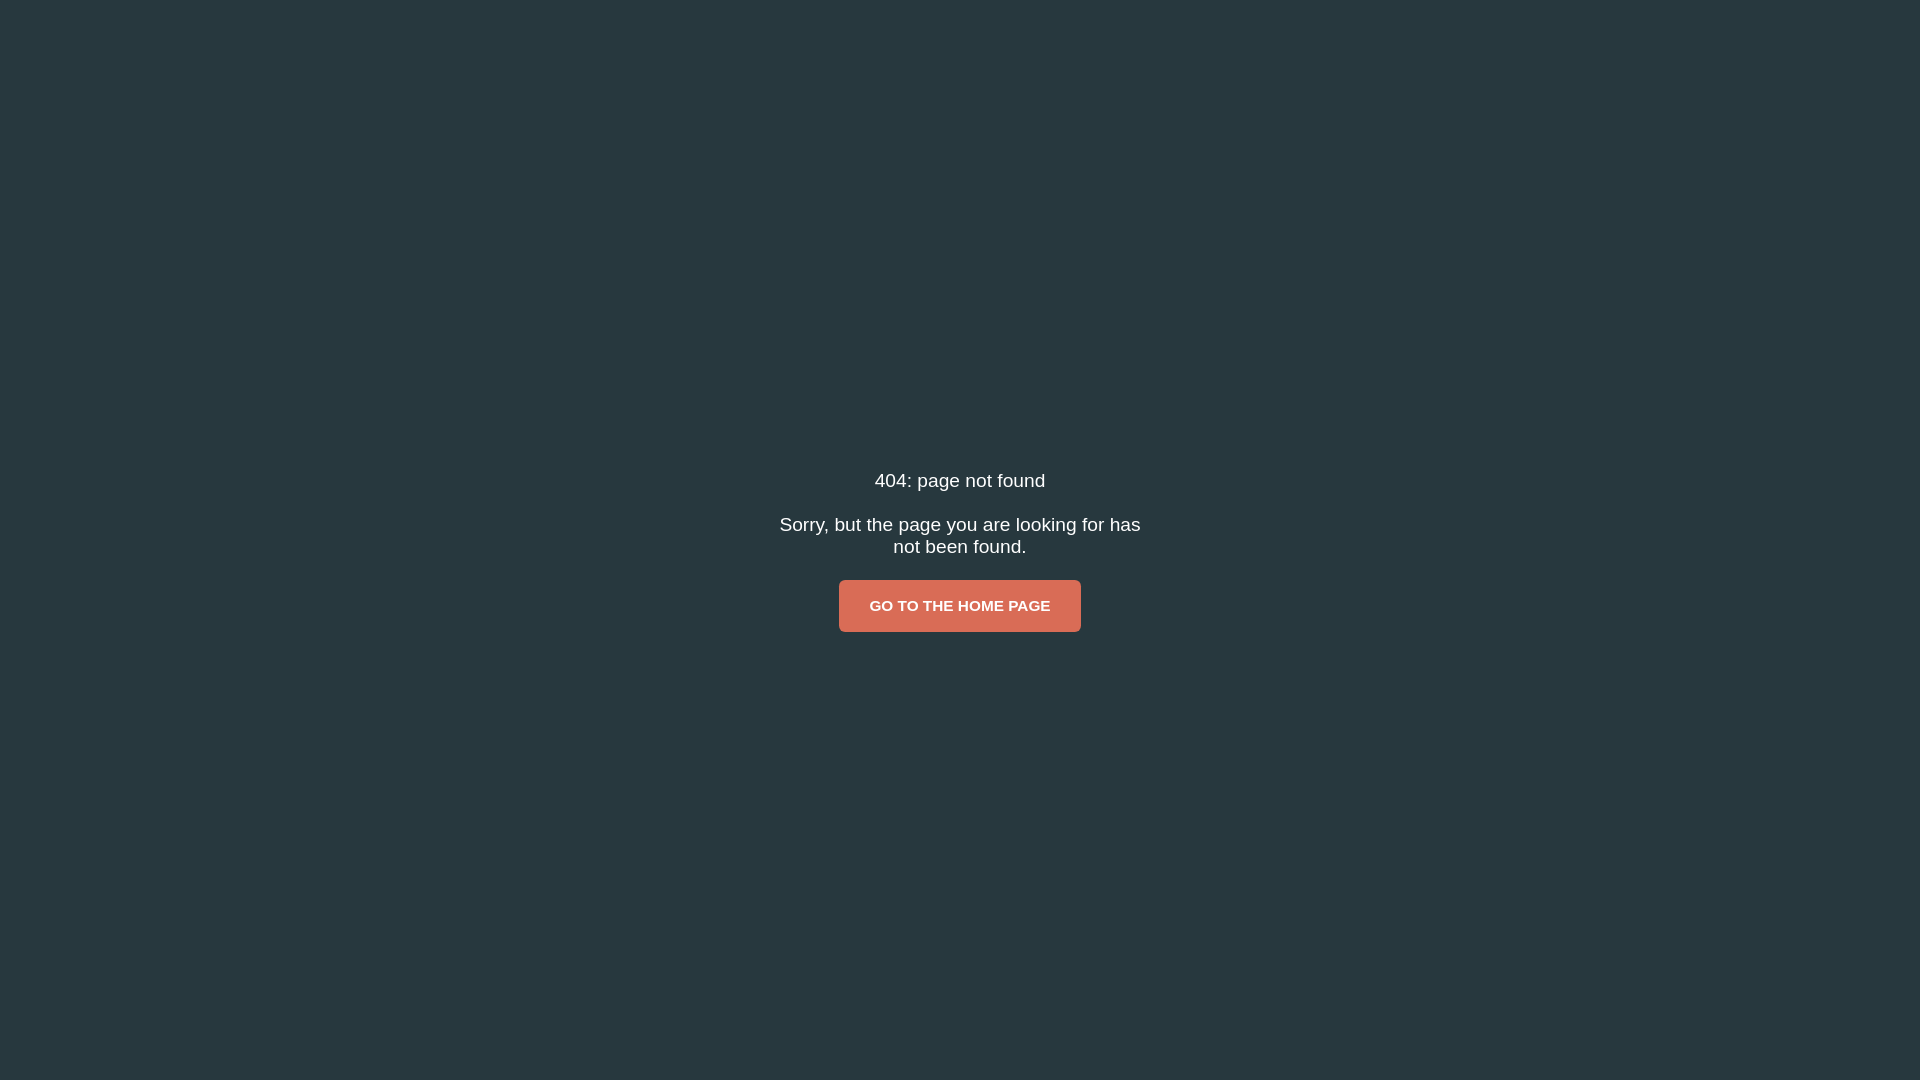  What do you see at coordinates (960, 604) in the screenshot?
I see `'GO TO THE HOME PAGE'` at bounding box center [960, 604].